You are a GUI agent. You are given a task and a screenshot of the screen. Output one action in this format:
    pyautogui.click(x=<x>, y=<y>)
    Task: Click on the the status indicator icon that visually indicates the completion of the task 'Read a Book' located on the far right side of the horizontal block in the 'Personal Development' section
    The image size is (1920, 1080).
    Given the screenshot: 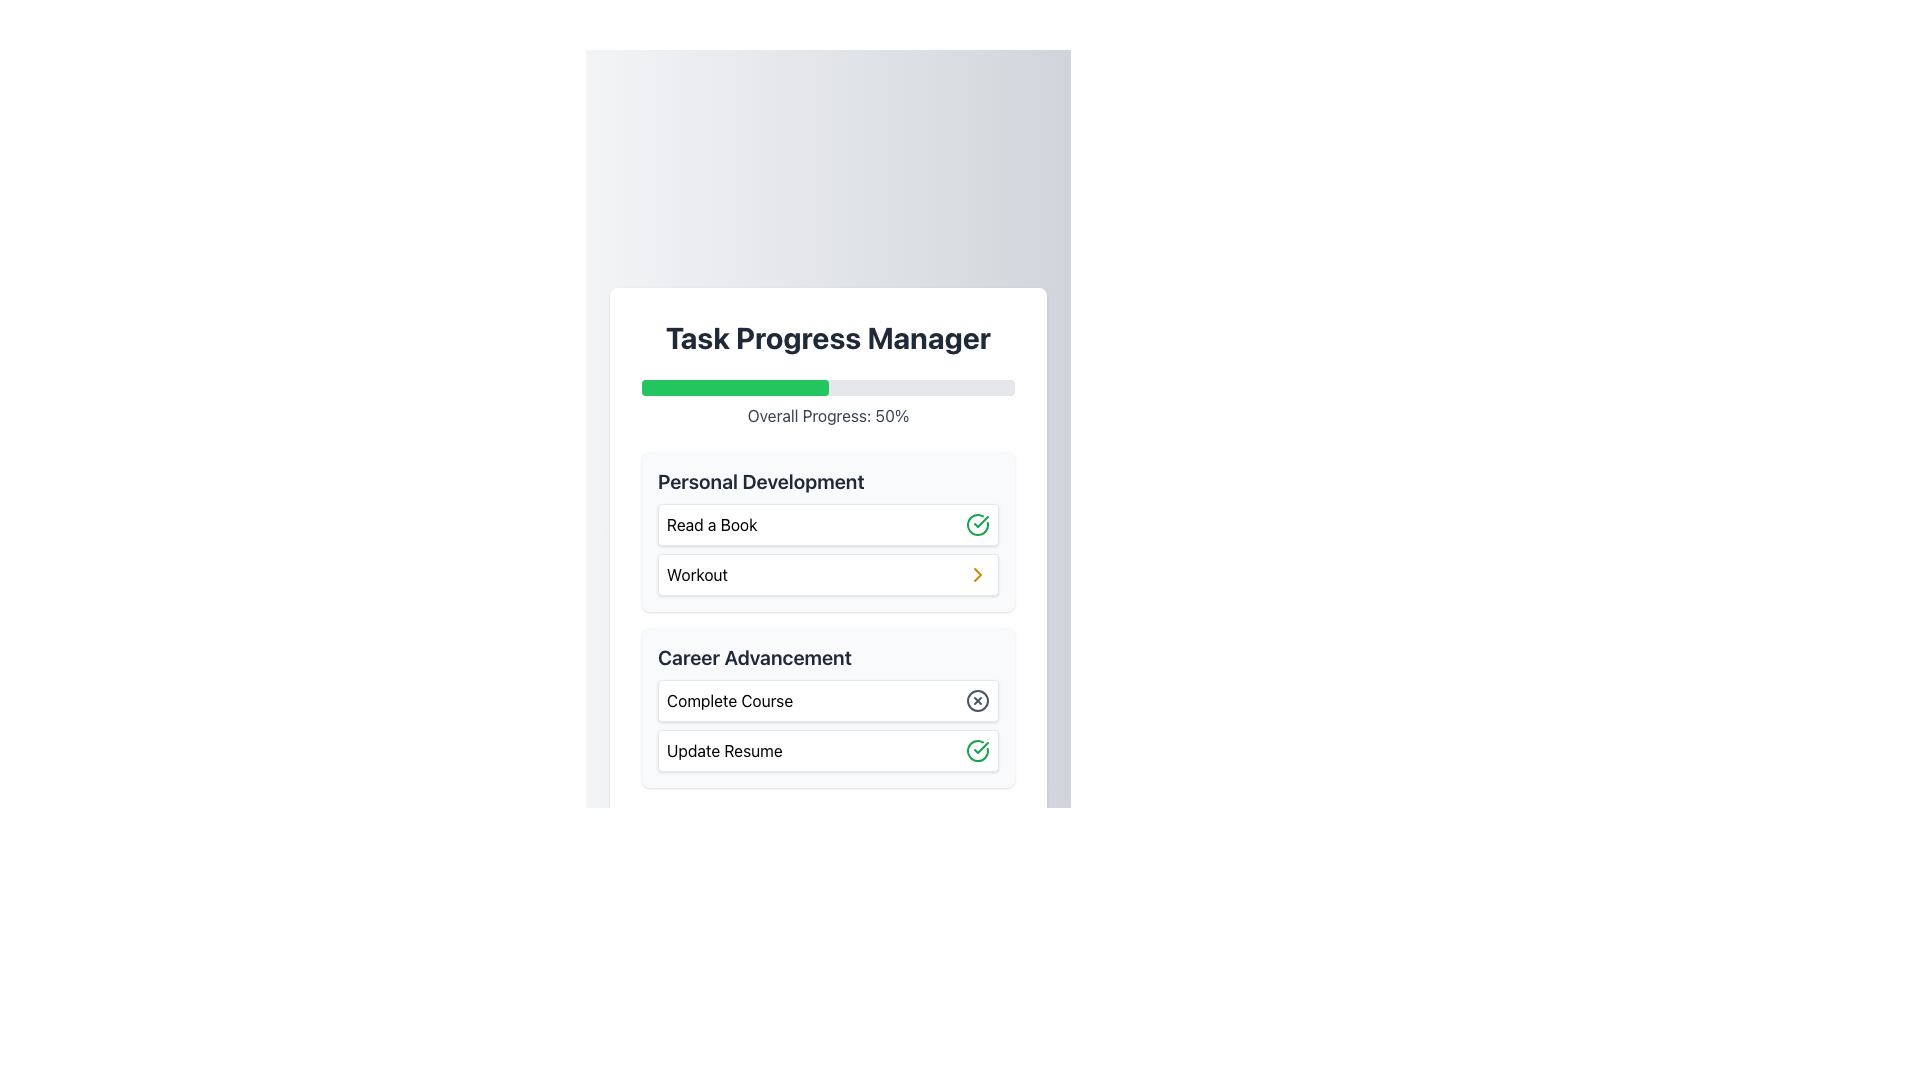 What is the action you would take?
    pyautogui.click(x=978, y=523)
    